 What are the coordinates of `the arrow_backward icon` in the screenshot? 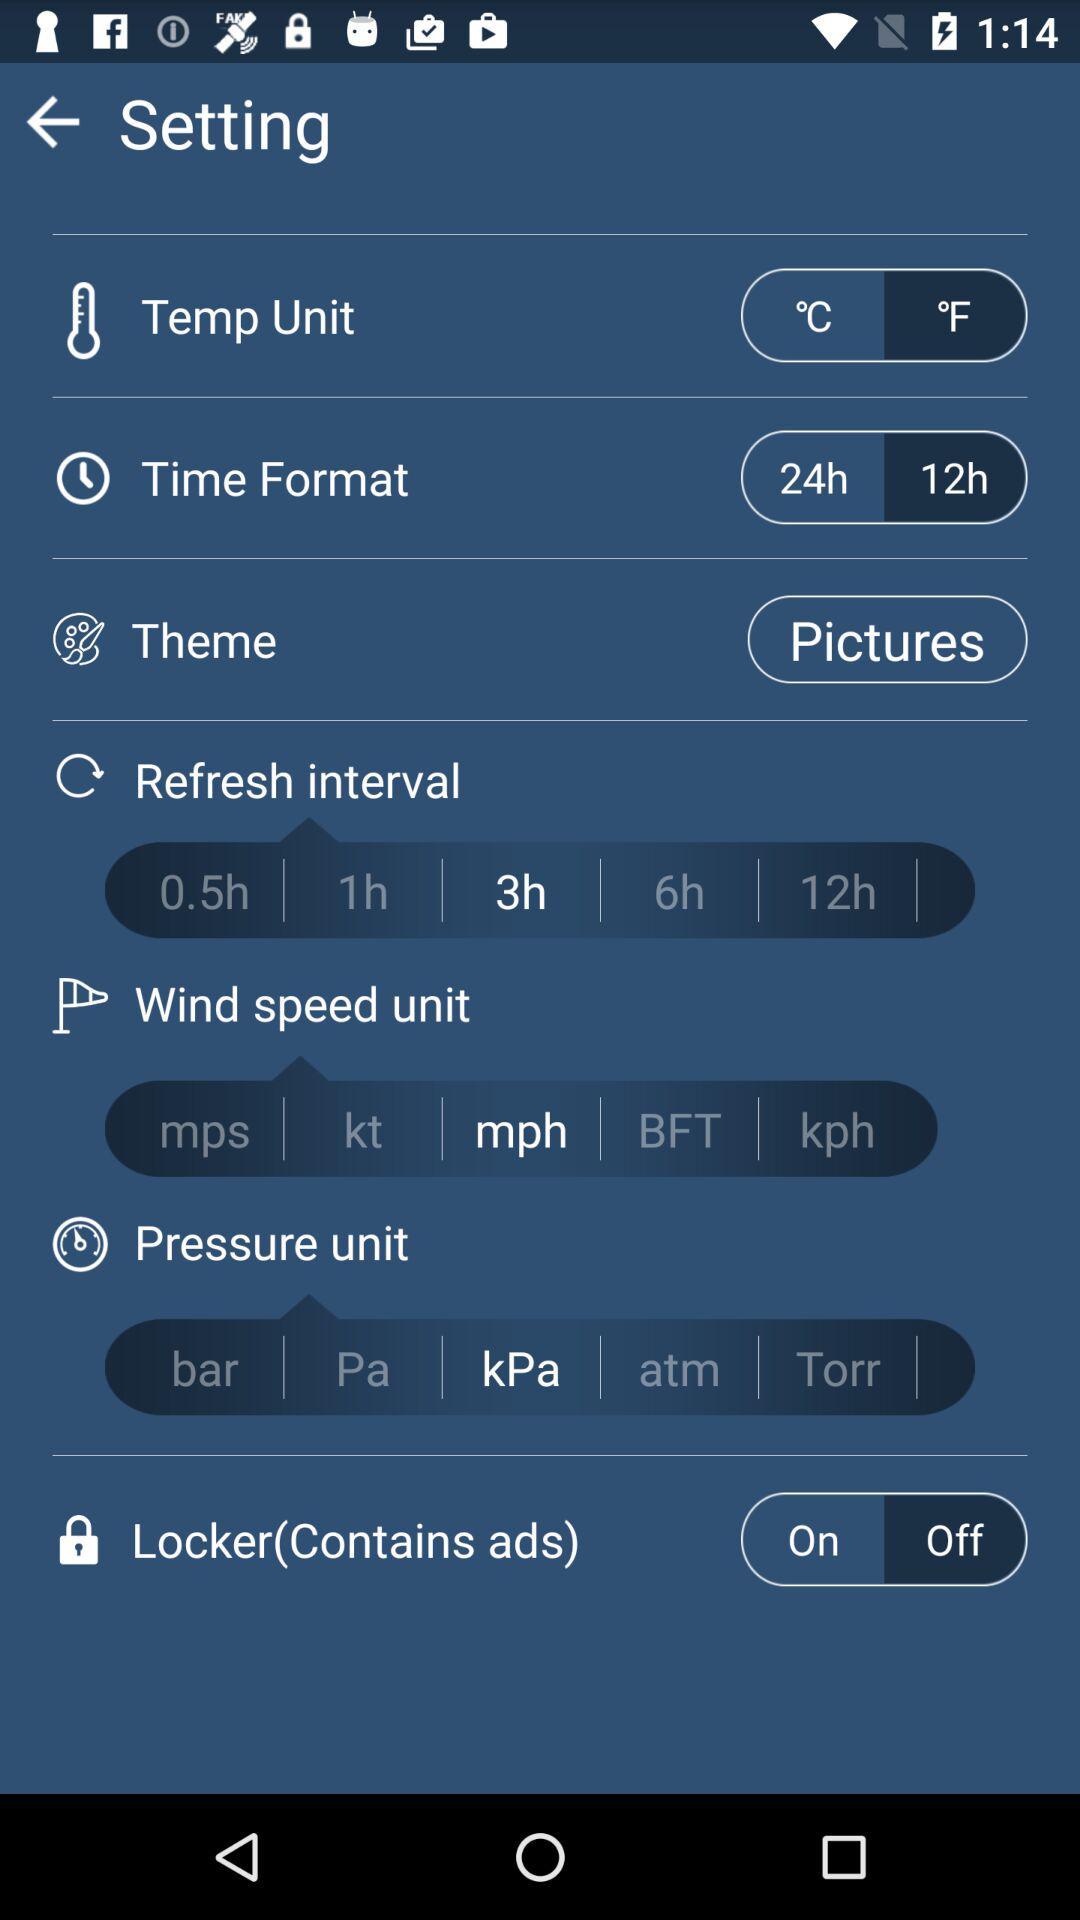 It's located at (51, 129).